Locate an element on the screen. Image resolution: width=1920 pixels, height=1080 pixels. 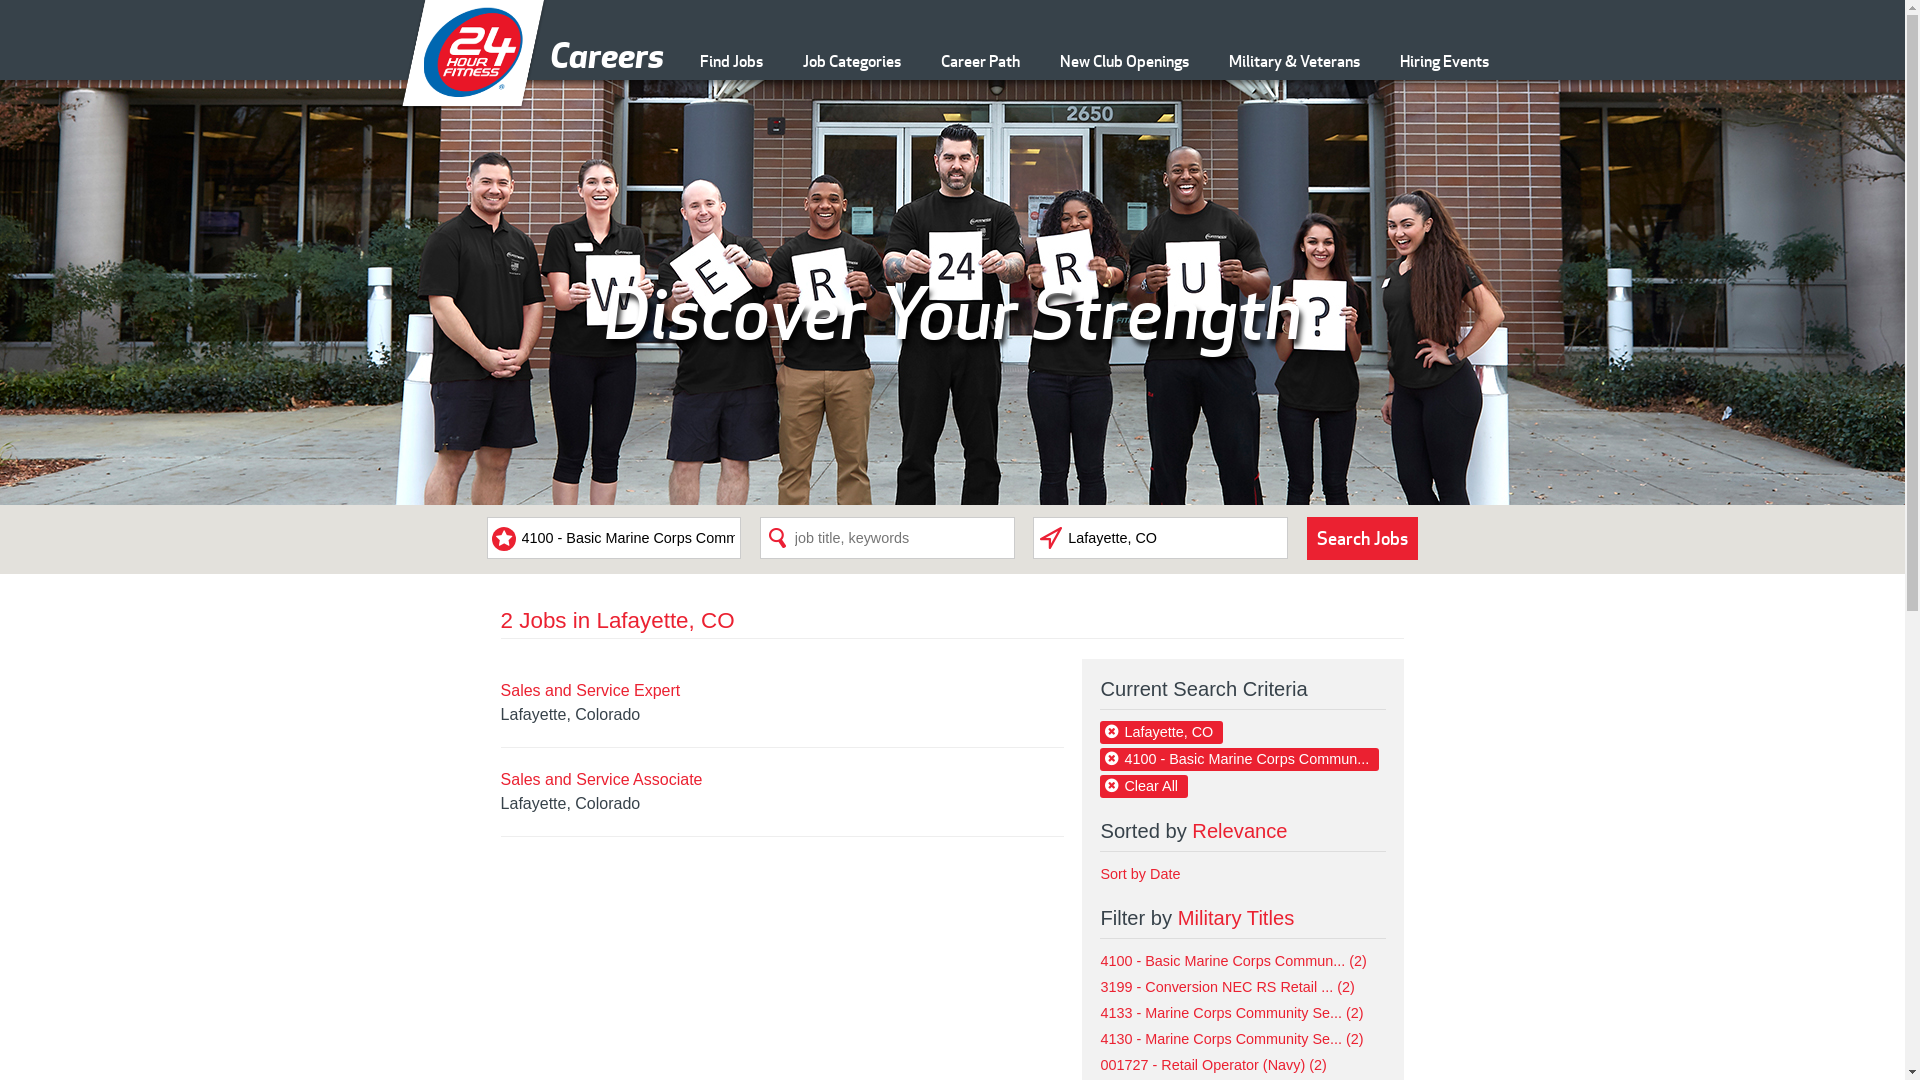
'Search Phrase' is located at coordinates (886, 536).